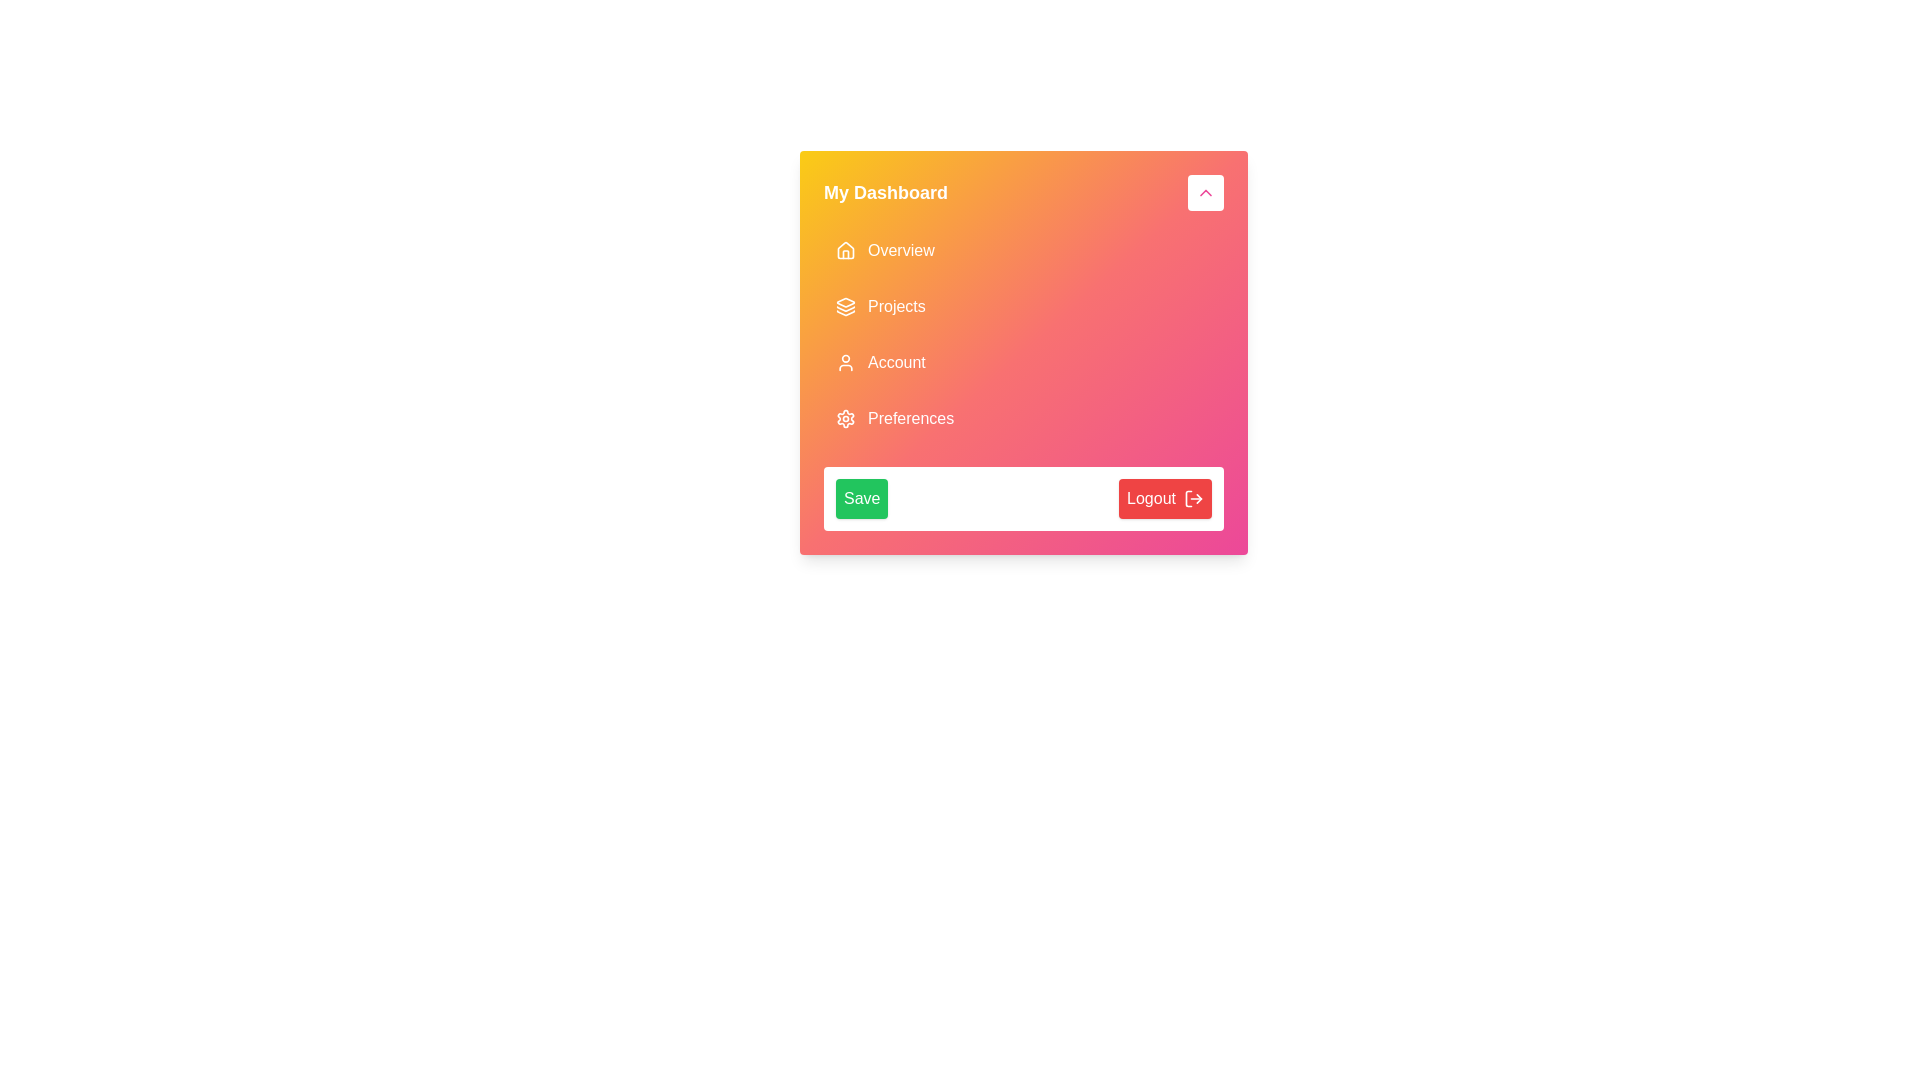  I want to click on the chevron icon located at the upper right corner of the interface, within a square button with a white background and rounded edges, so click(1204, 192).